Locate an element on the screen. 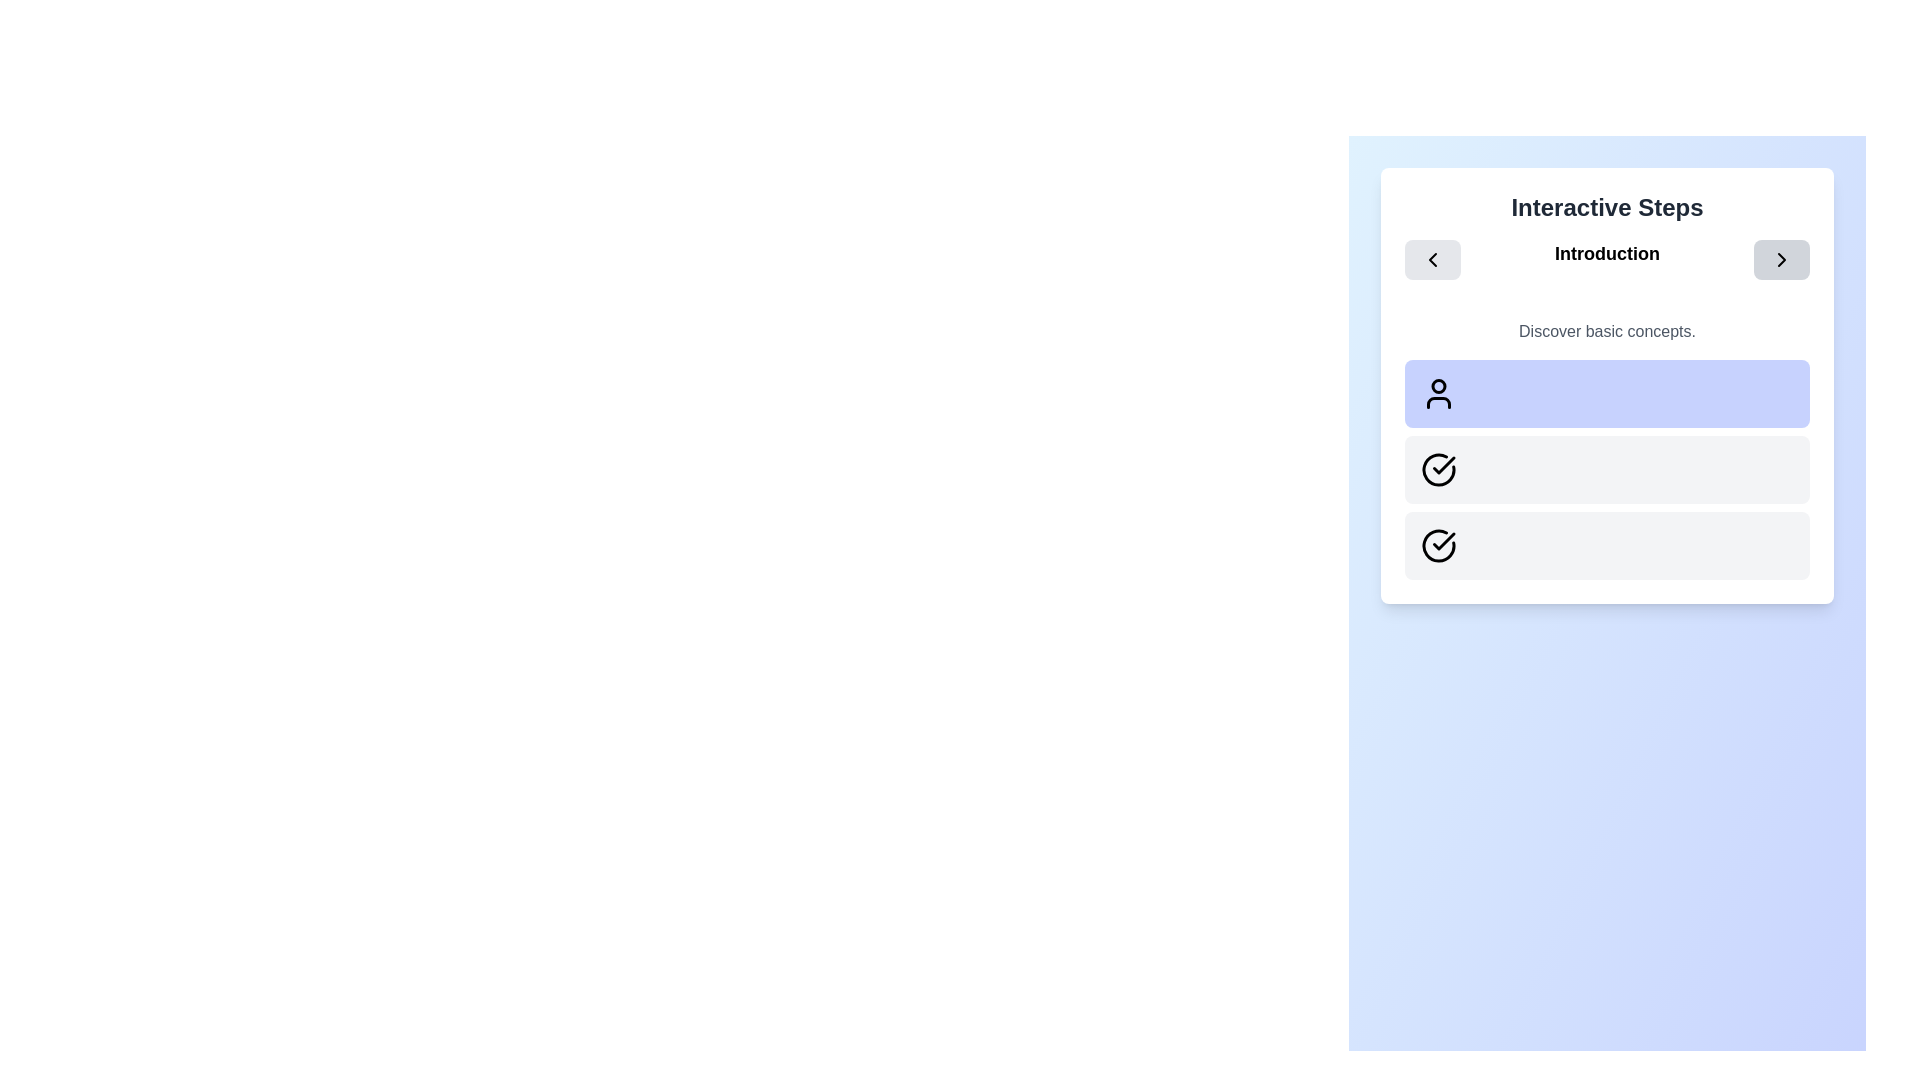  the left-pointing chevron arrow icon located at the center of the left navigation button in the 'Interactive Steps' interface is located at coordinates (1432, 258).